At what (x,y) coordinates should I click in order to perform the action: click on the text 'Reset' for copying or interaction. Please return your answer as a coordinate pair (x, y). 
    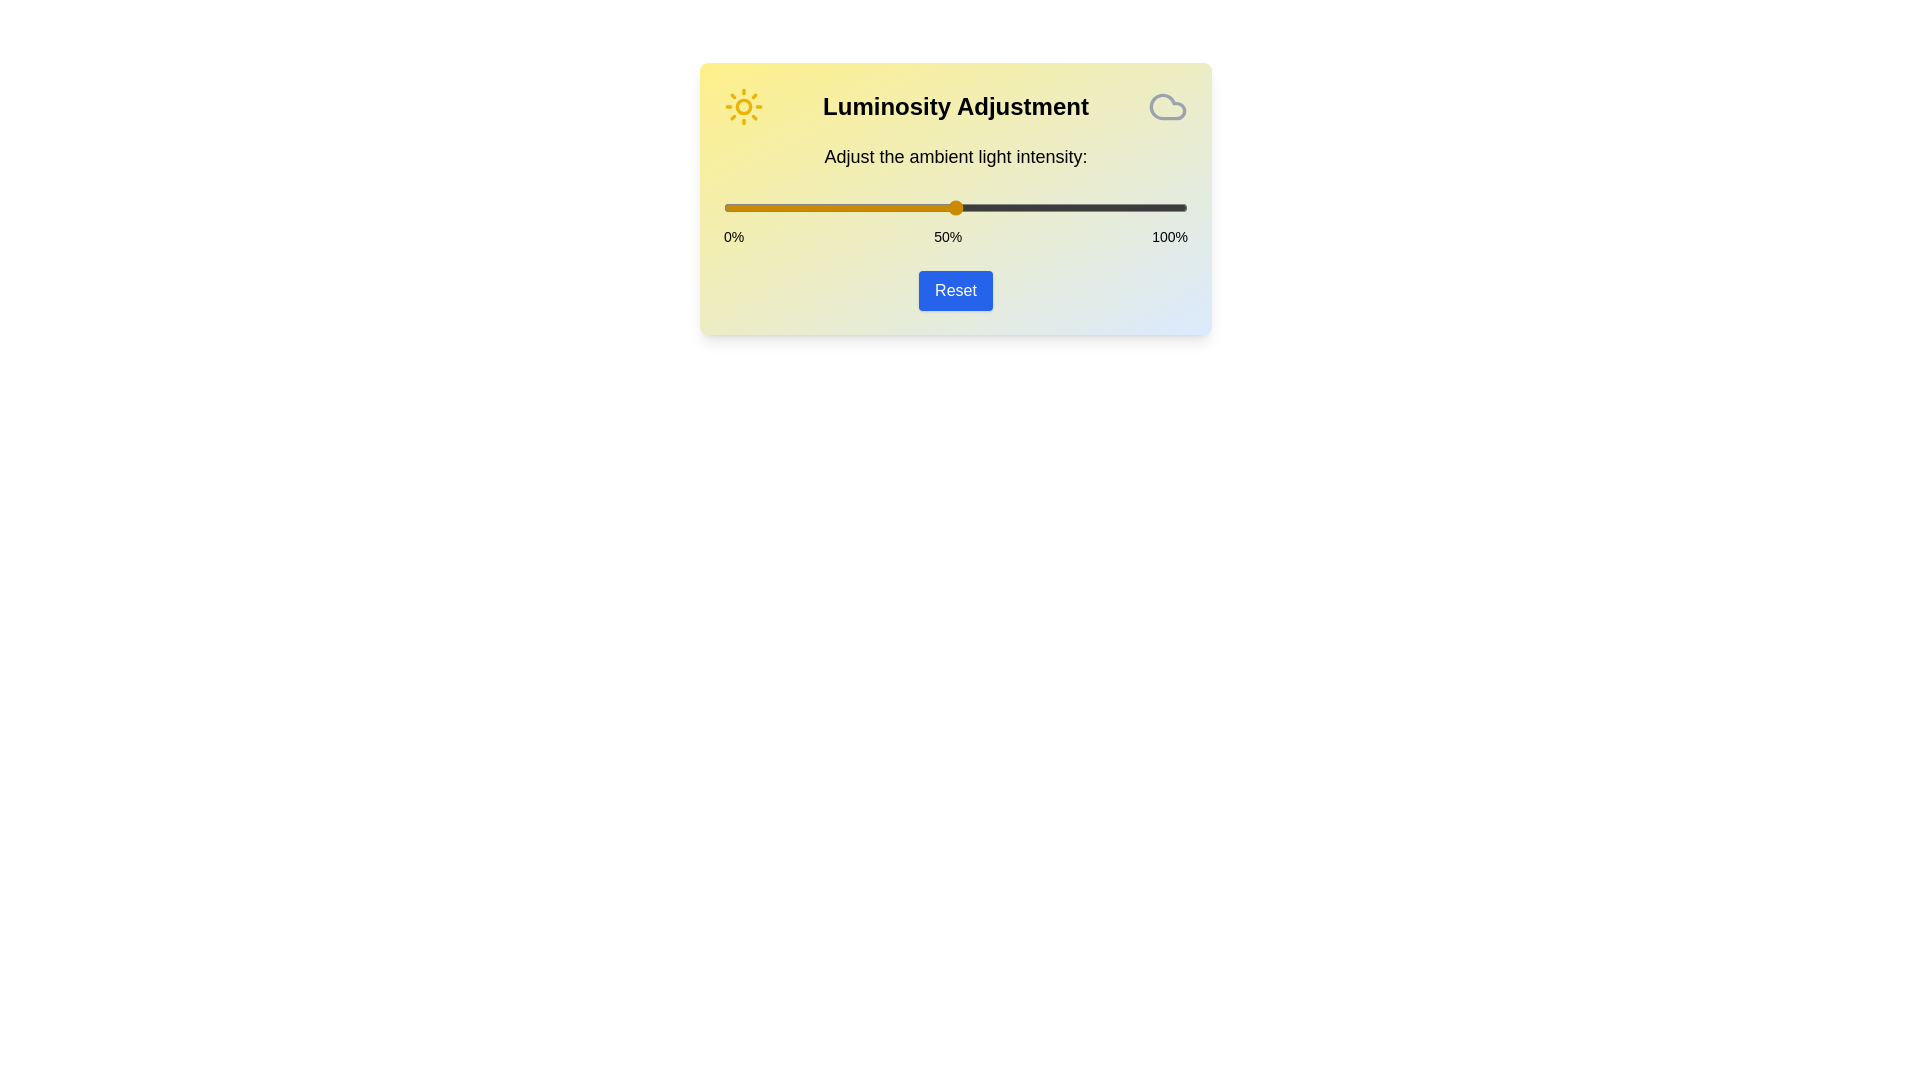
    Looking at the image, I should click on (954, 290).